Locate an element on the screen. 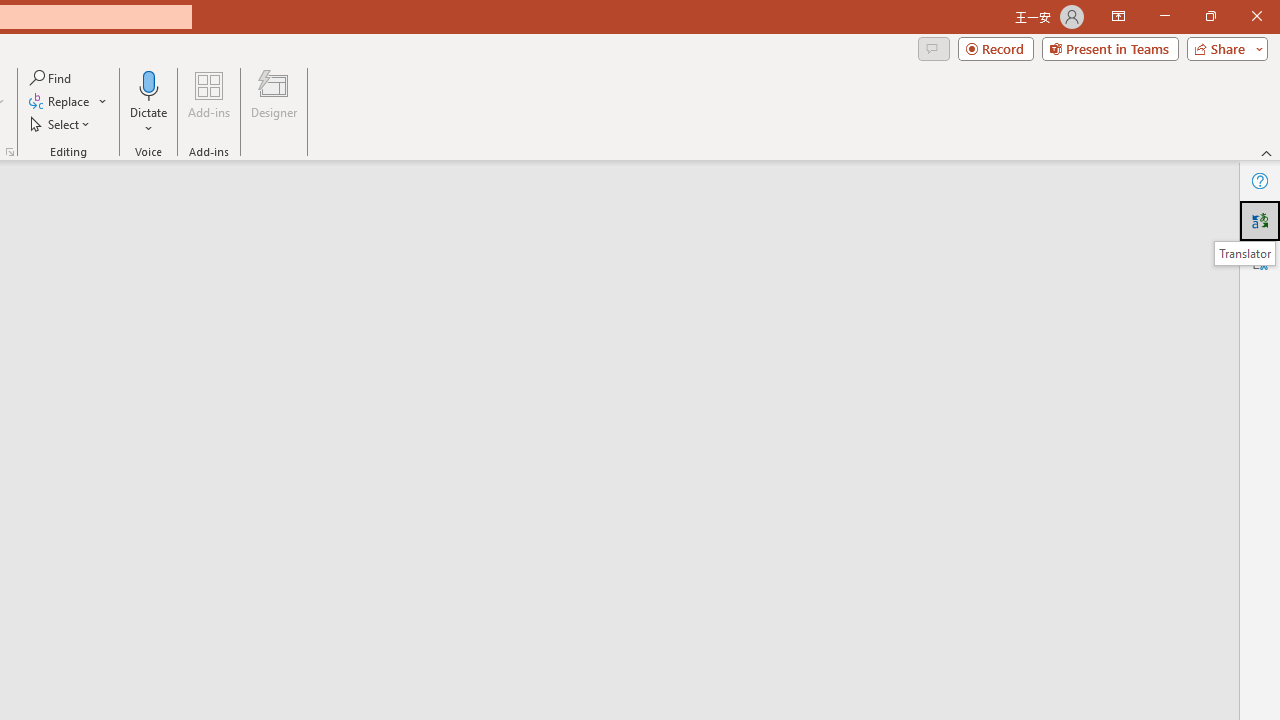 The height and width of the screenshot is (720, 1280). 'Accessibility' is located at coordinates (1259, 260).